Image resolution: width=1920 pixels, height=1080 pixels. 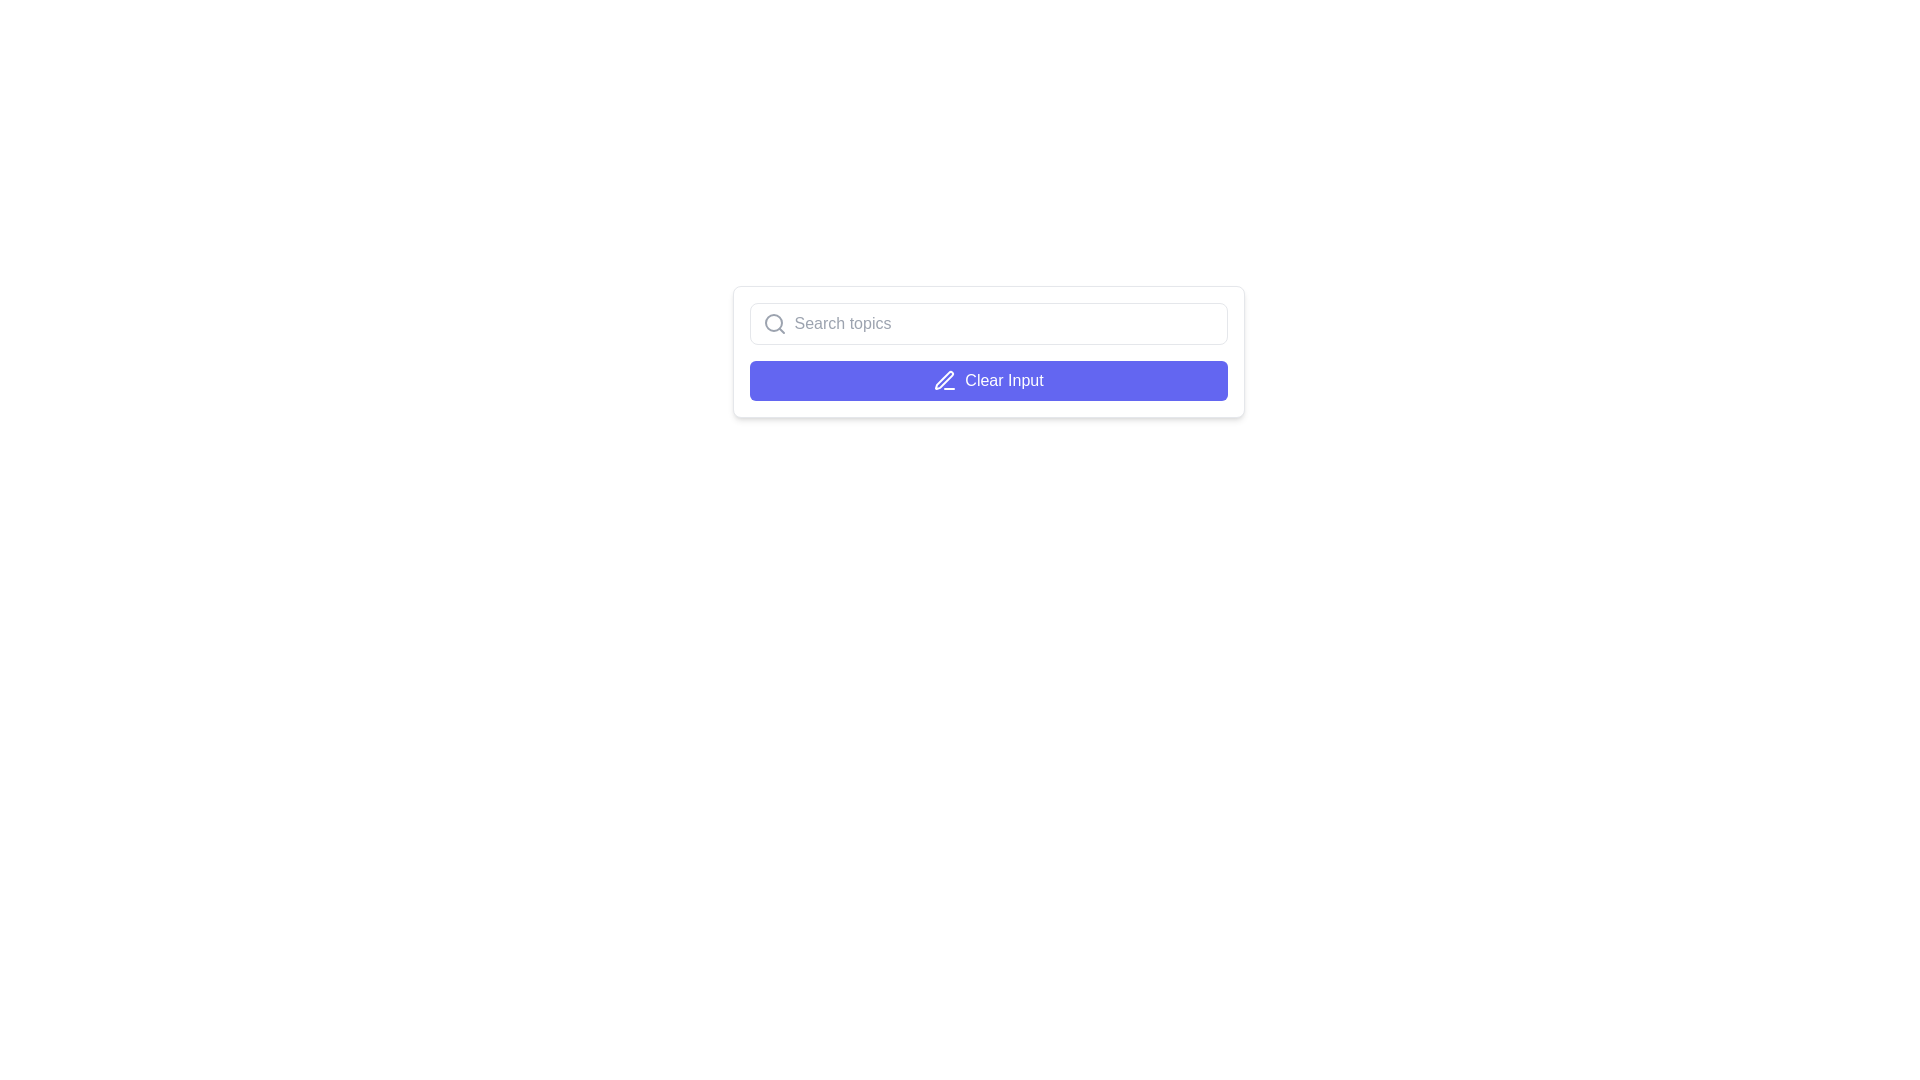 I want to click on the search icon located at the leftmost side of the search input field, which visually represents a search action, so click(x=773, y=323).